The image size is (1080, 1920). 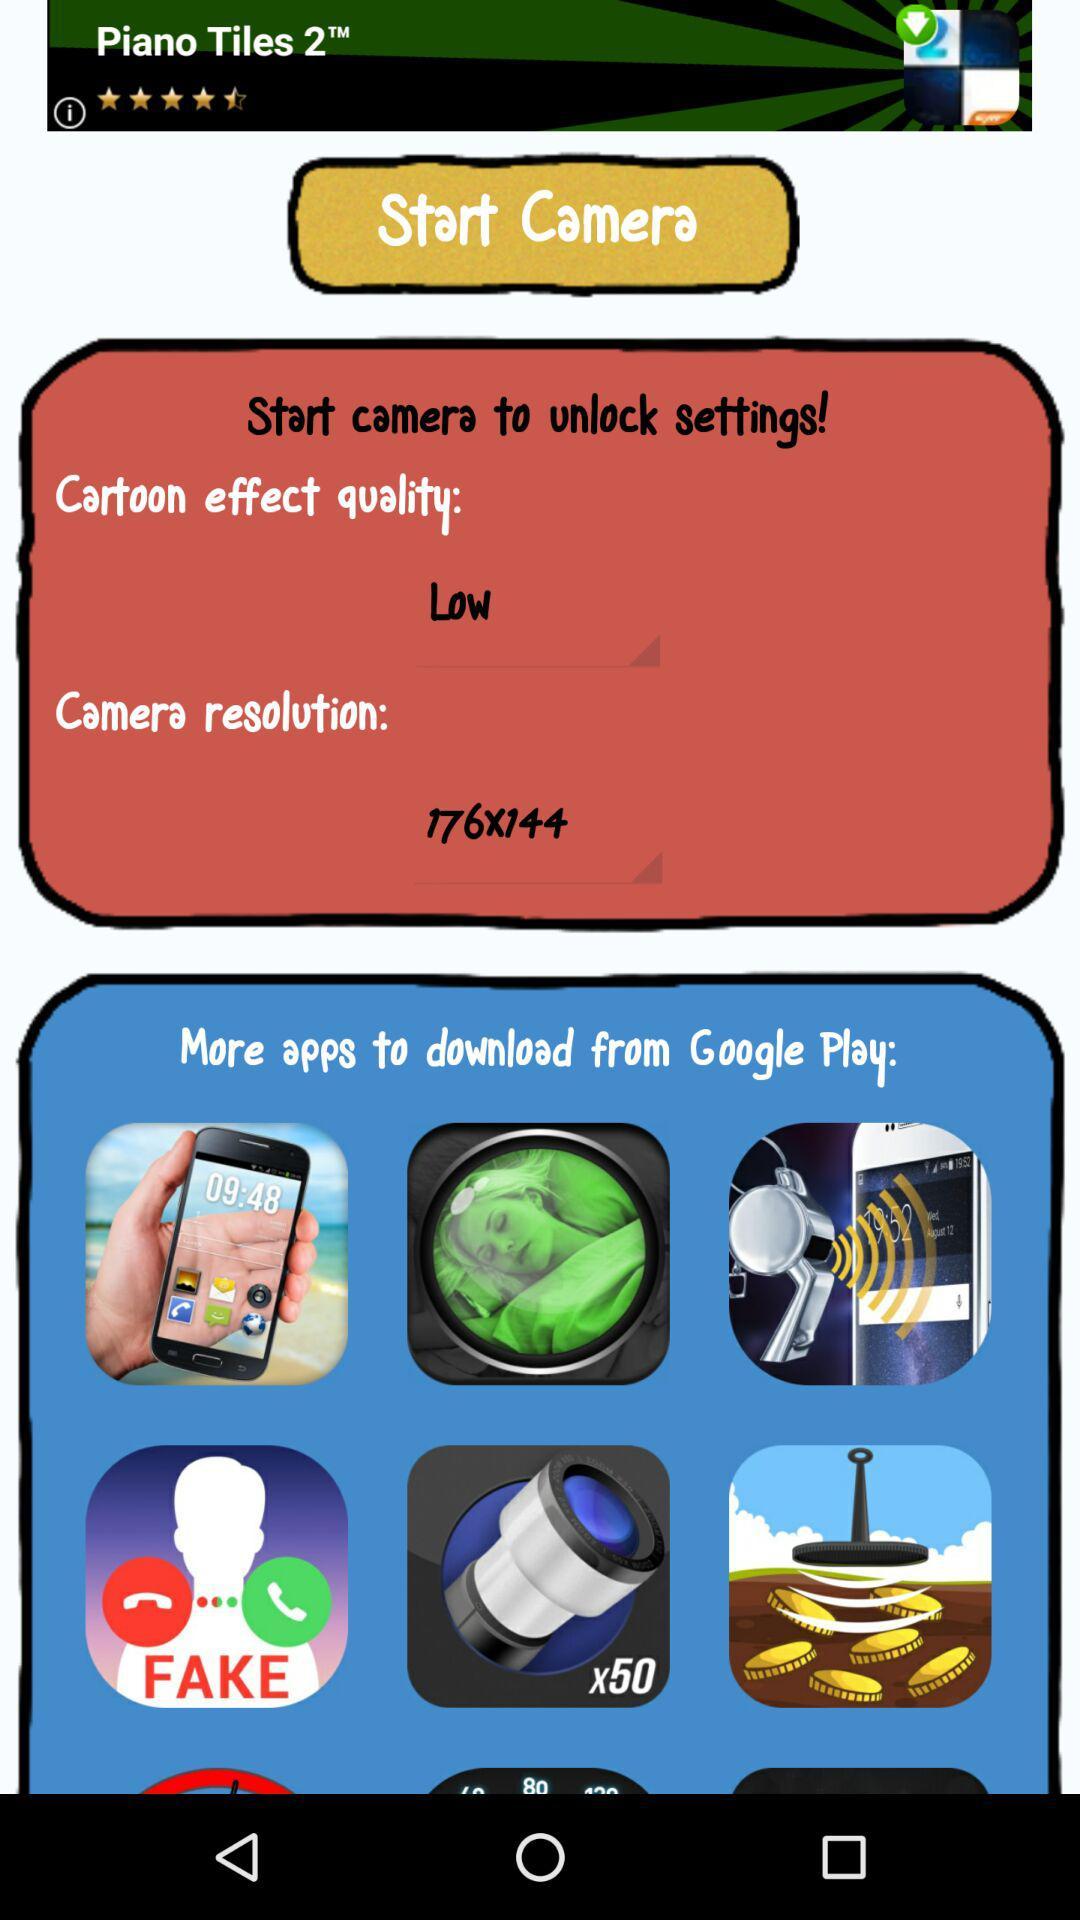 What do you see at coordinates (216, 1575) in the screenshot?
I see `the caution option` at bounding box center [216, 1575].